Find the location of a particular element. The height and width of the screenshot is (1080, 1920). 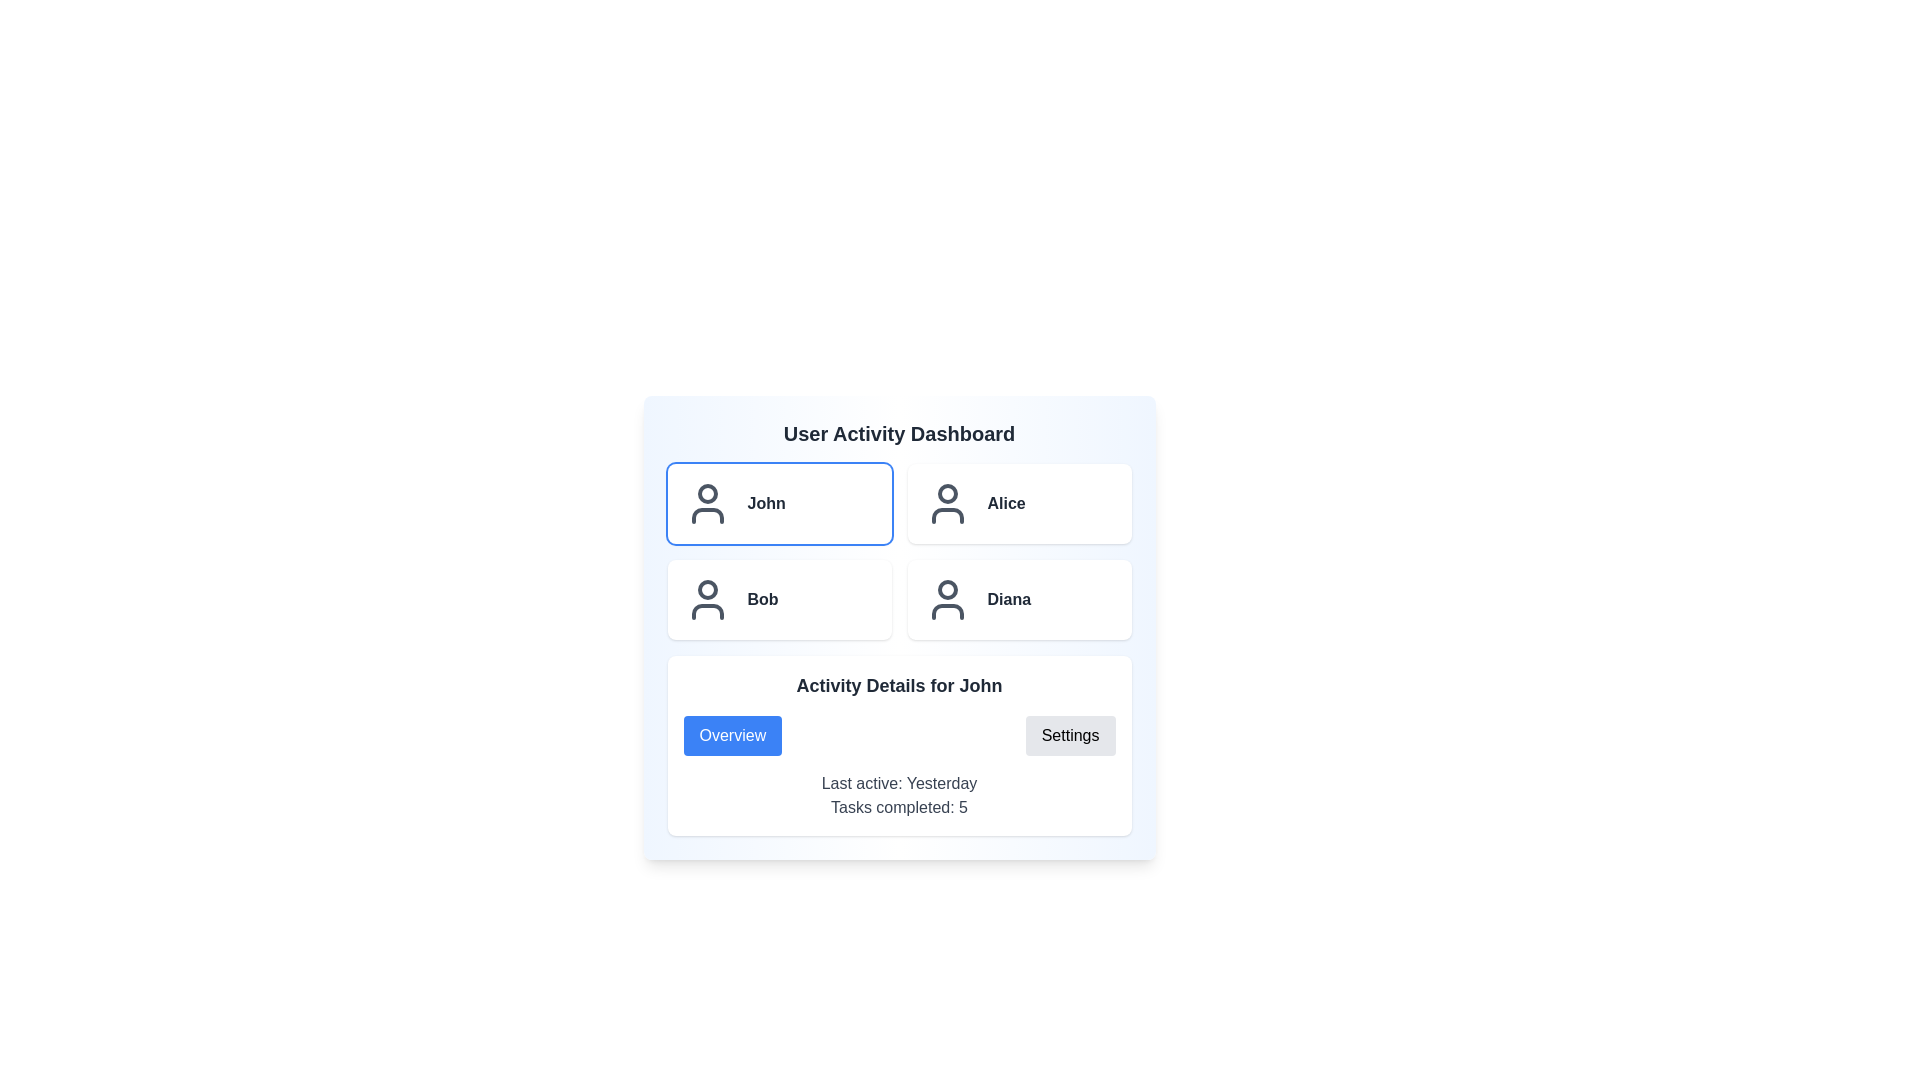

graphical details of the icon representing the user 'John' located in the first row and first column of the user grid in the dashboard is located at coordinates (707, 515).